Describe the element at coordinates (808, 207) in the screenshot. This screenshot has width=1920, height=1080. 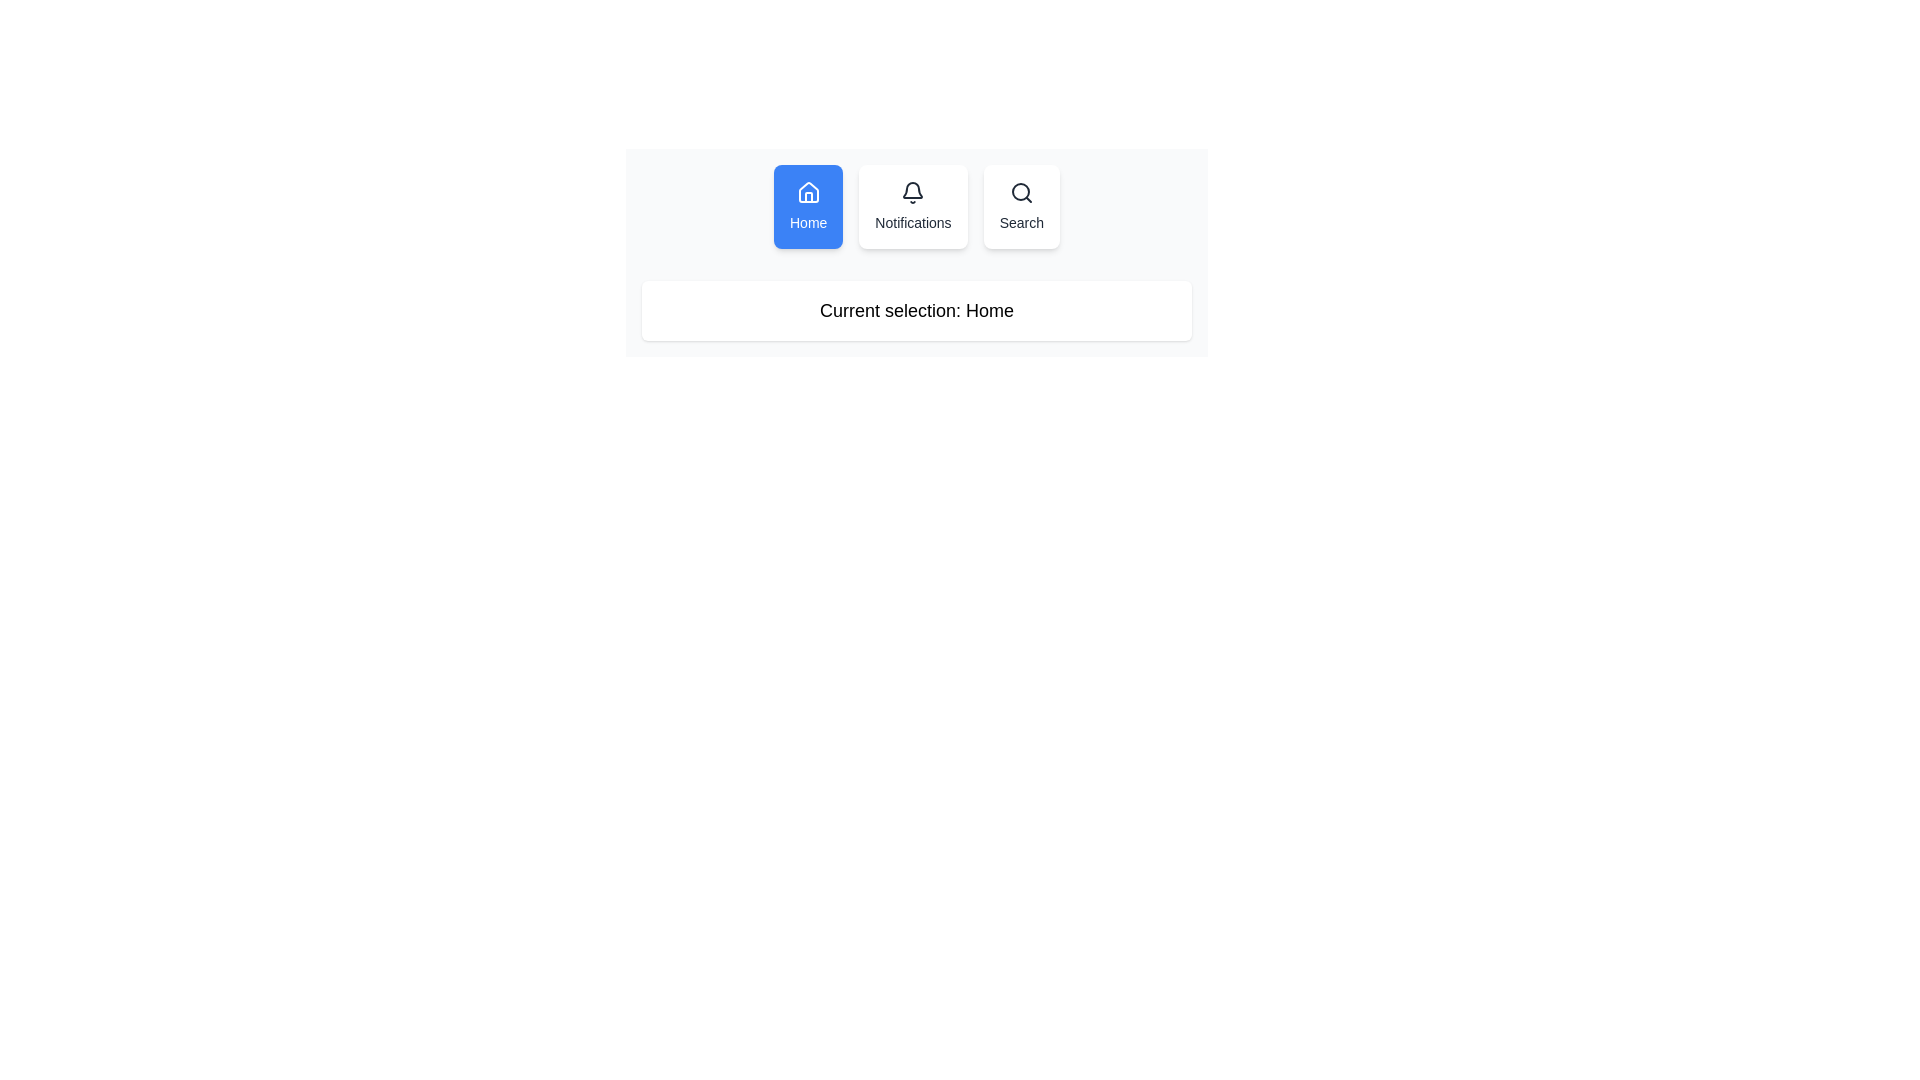
I see `the Navigation Button located at the top center of the interface` at that location.